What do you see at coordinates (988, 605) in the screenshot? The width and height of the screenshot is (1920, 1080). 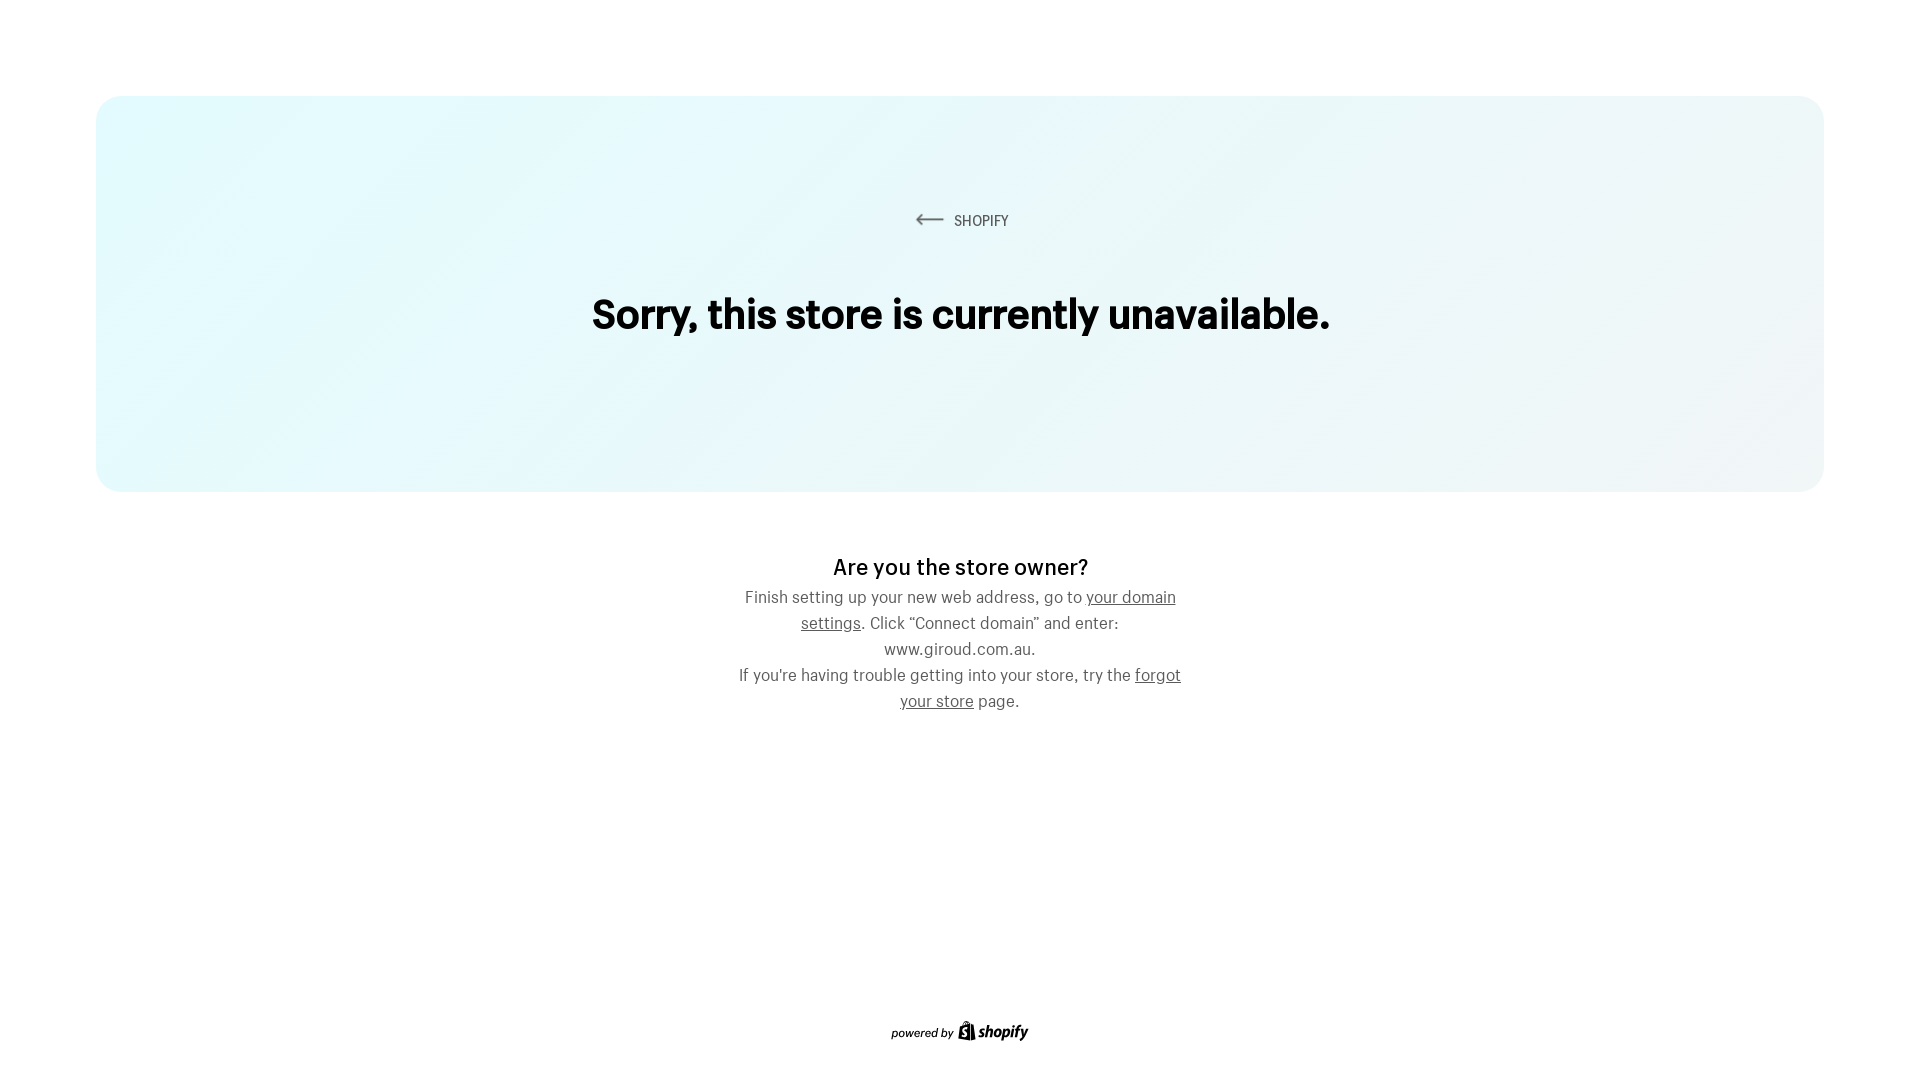 I see `'your domain settings'` at bounding box center [988, 605].